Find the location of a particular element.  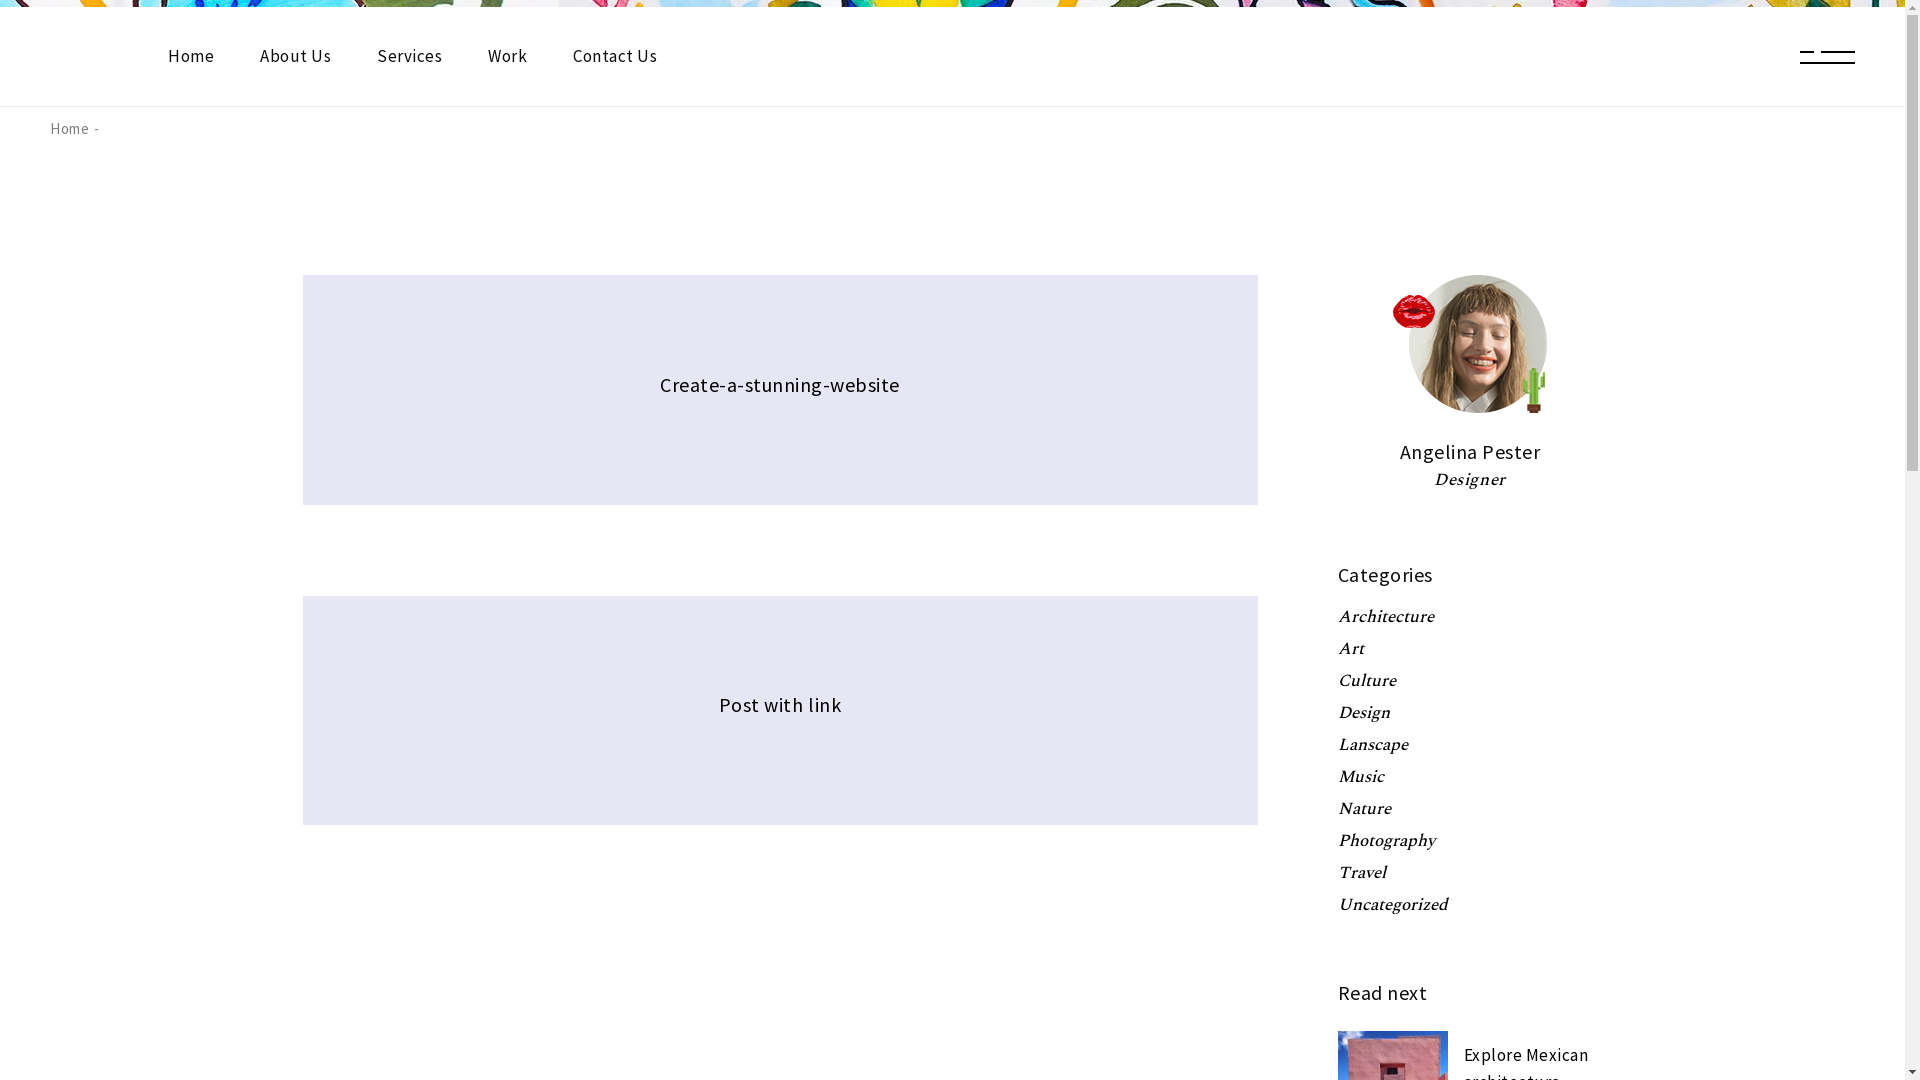

'0404 172 272' is located at coordinates (1291, 753).